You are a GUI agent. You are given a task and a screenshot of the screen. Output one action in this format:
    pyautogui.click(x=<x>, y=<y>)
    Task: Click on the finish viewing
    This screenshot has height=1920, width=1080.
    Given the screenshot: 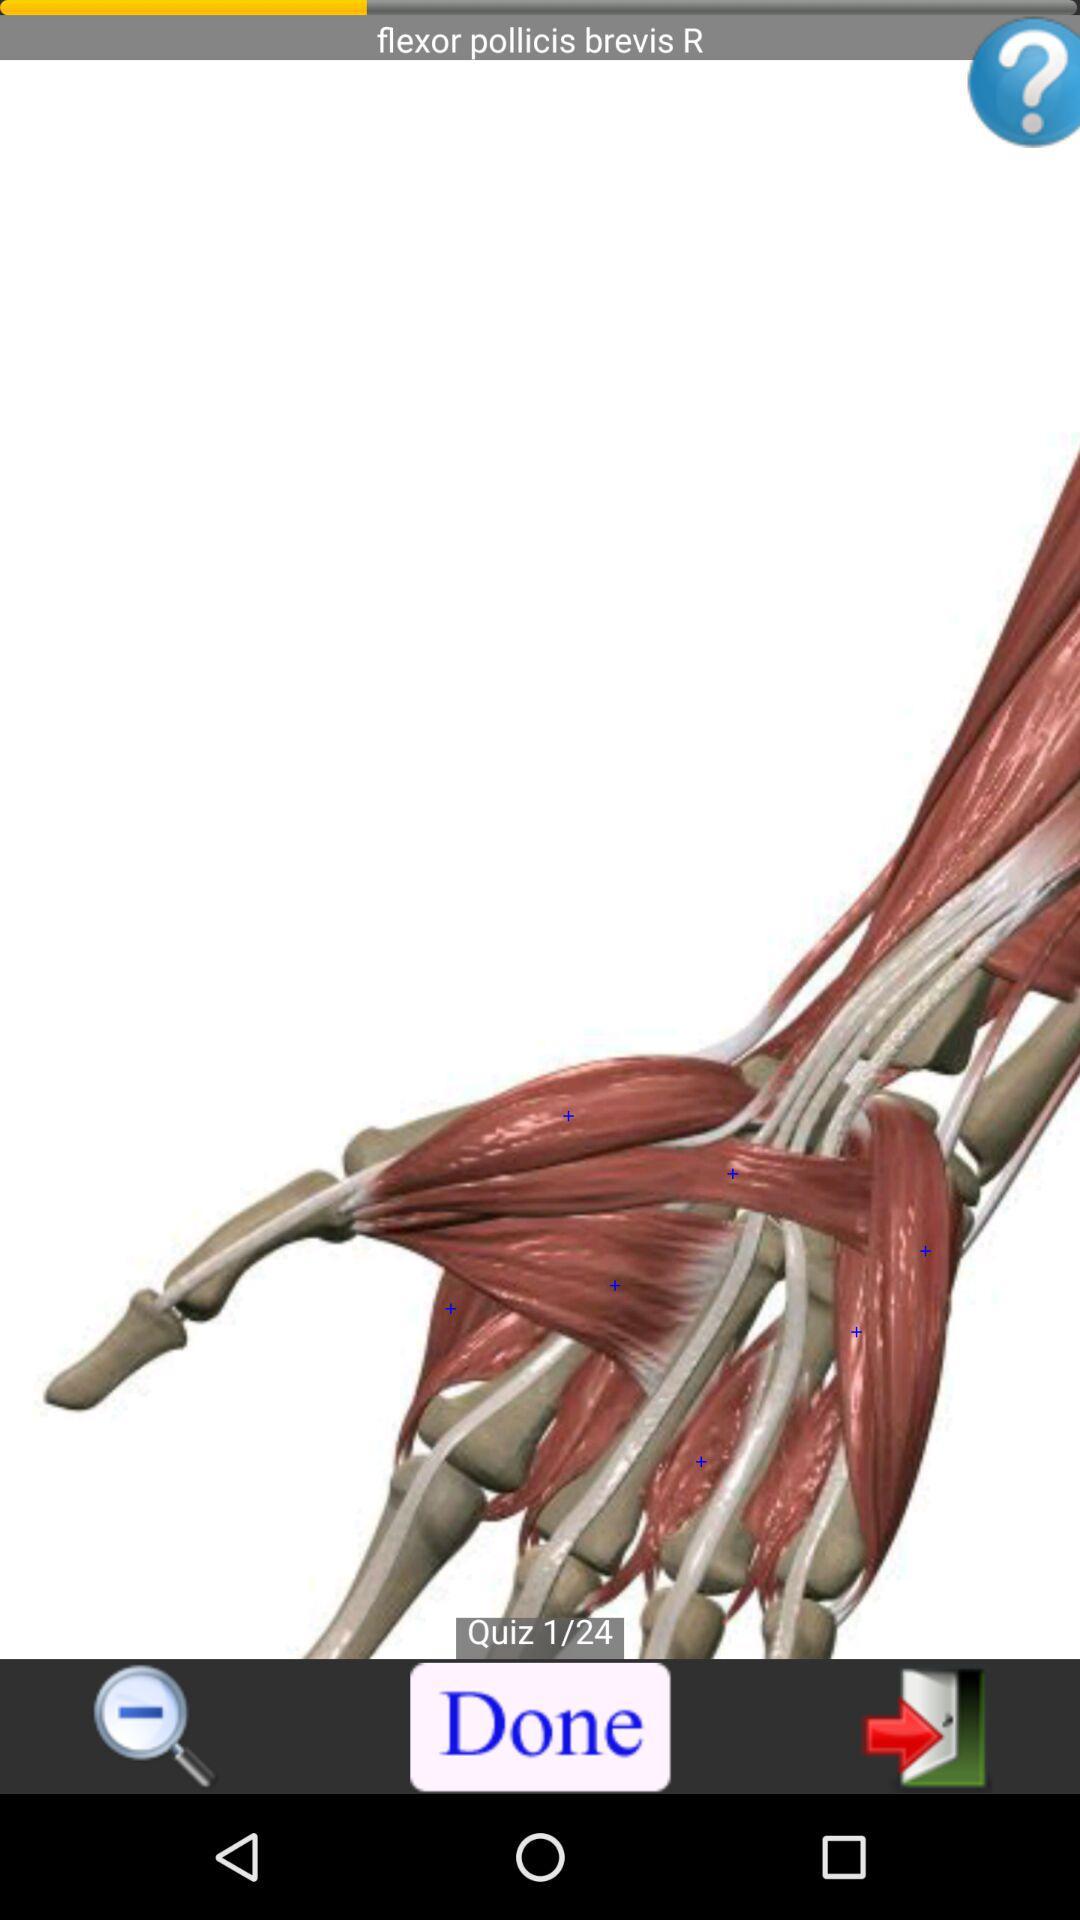 What is the action you would take?
    pyautogui.click(x=541, y=1727)
    